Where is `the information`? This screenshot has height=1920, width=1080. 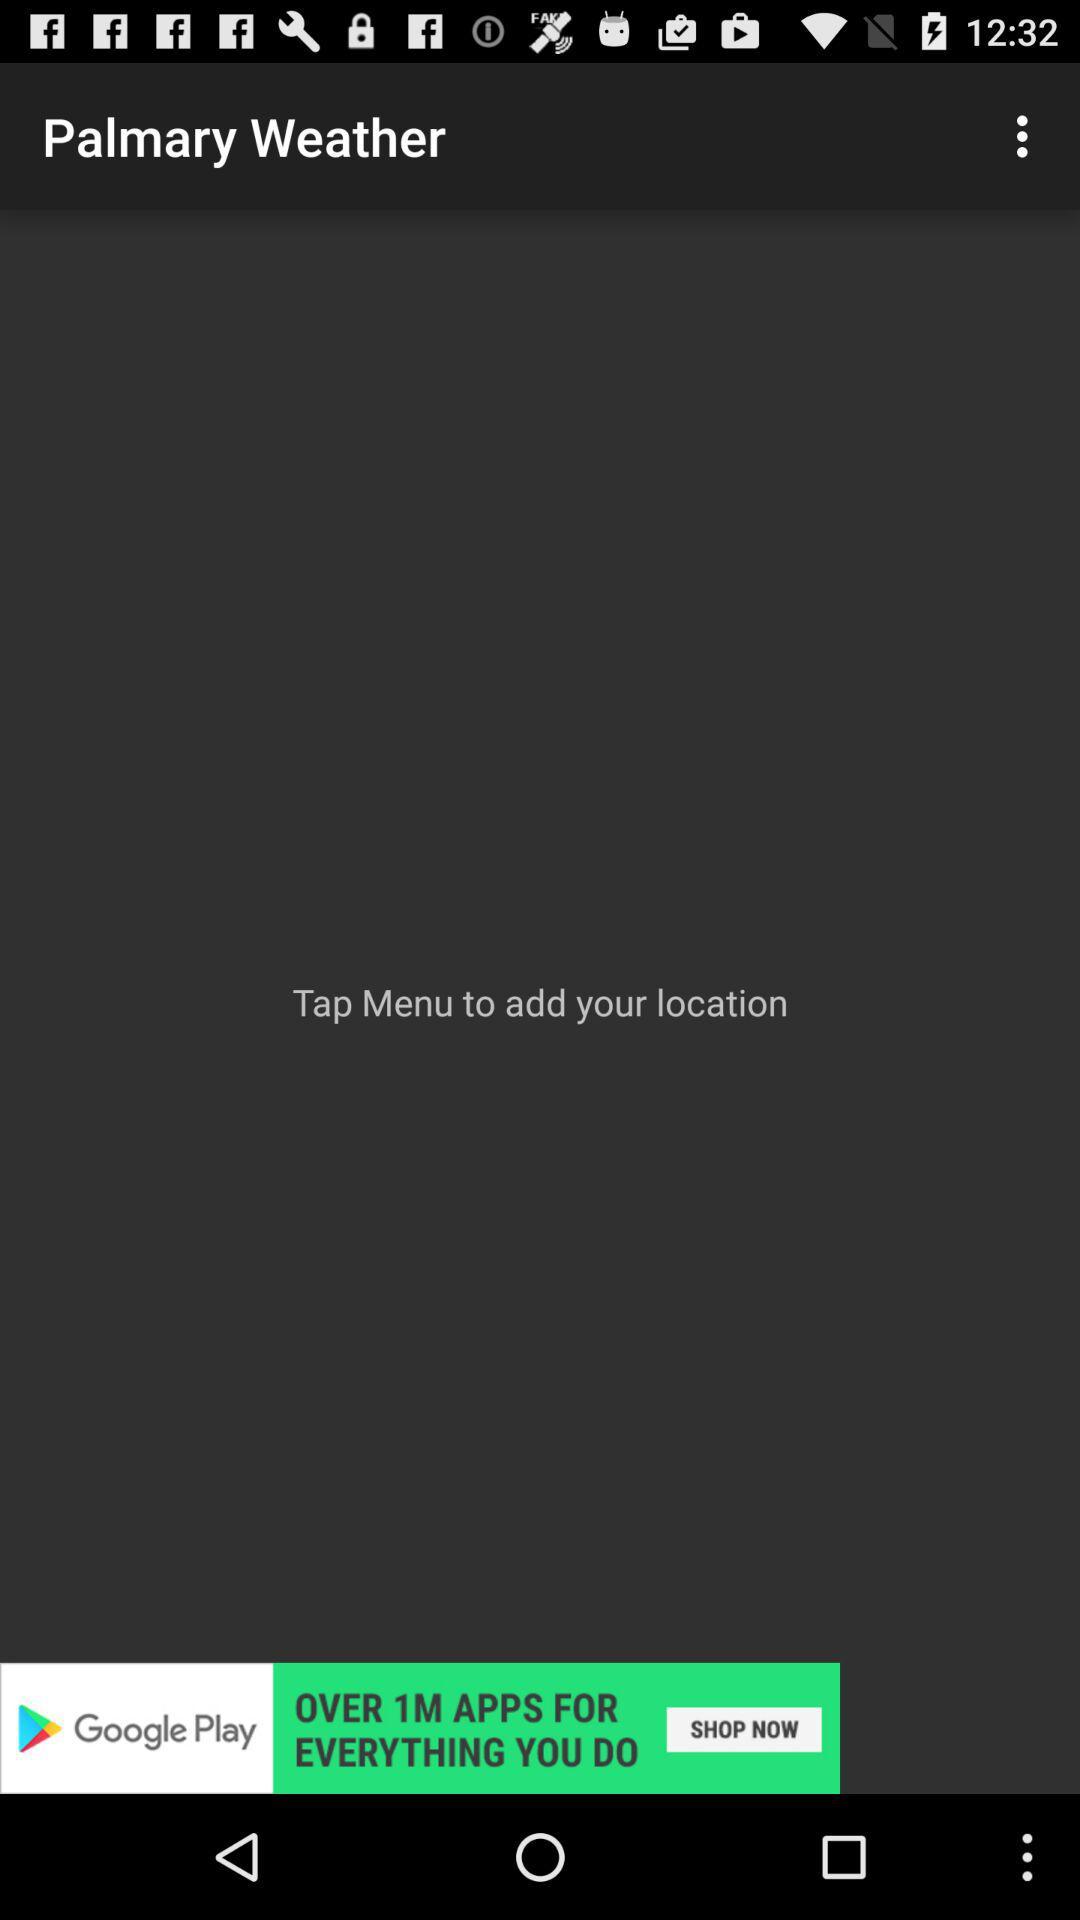 the information is located at coordinates (540, 1727).